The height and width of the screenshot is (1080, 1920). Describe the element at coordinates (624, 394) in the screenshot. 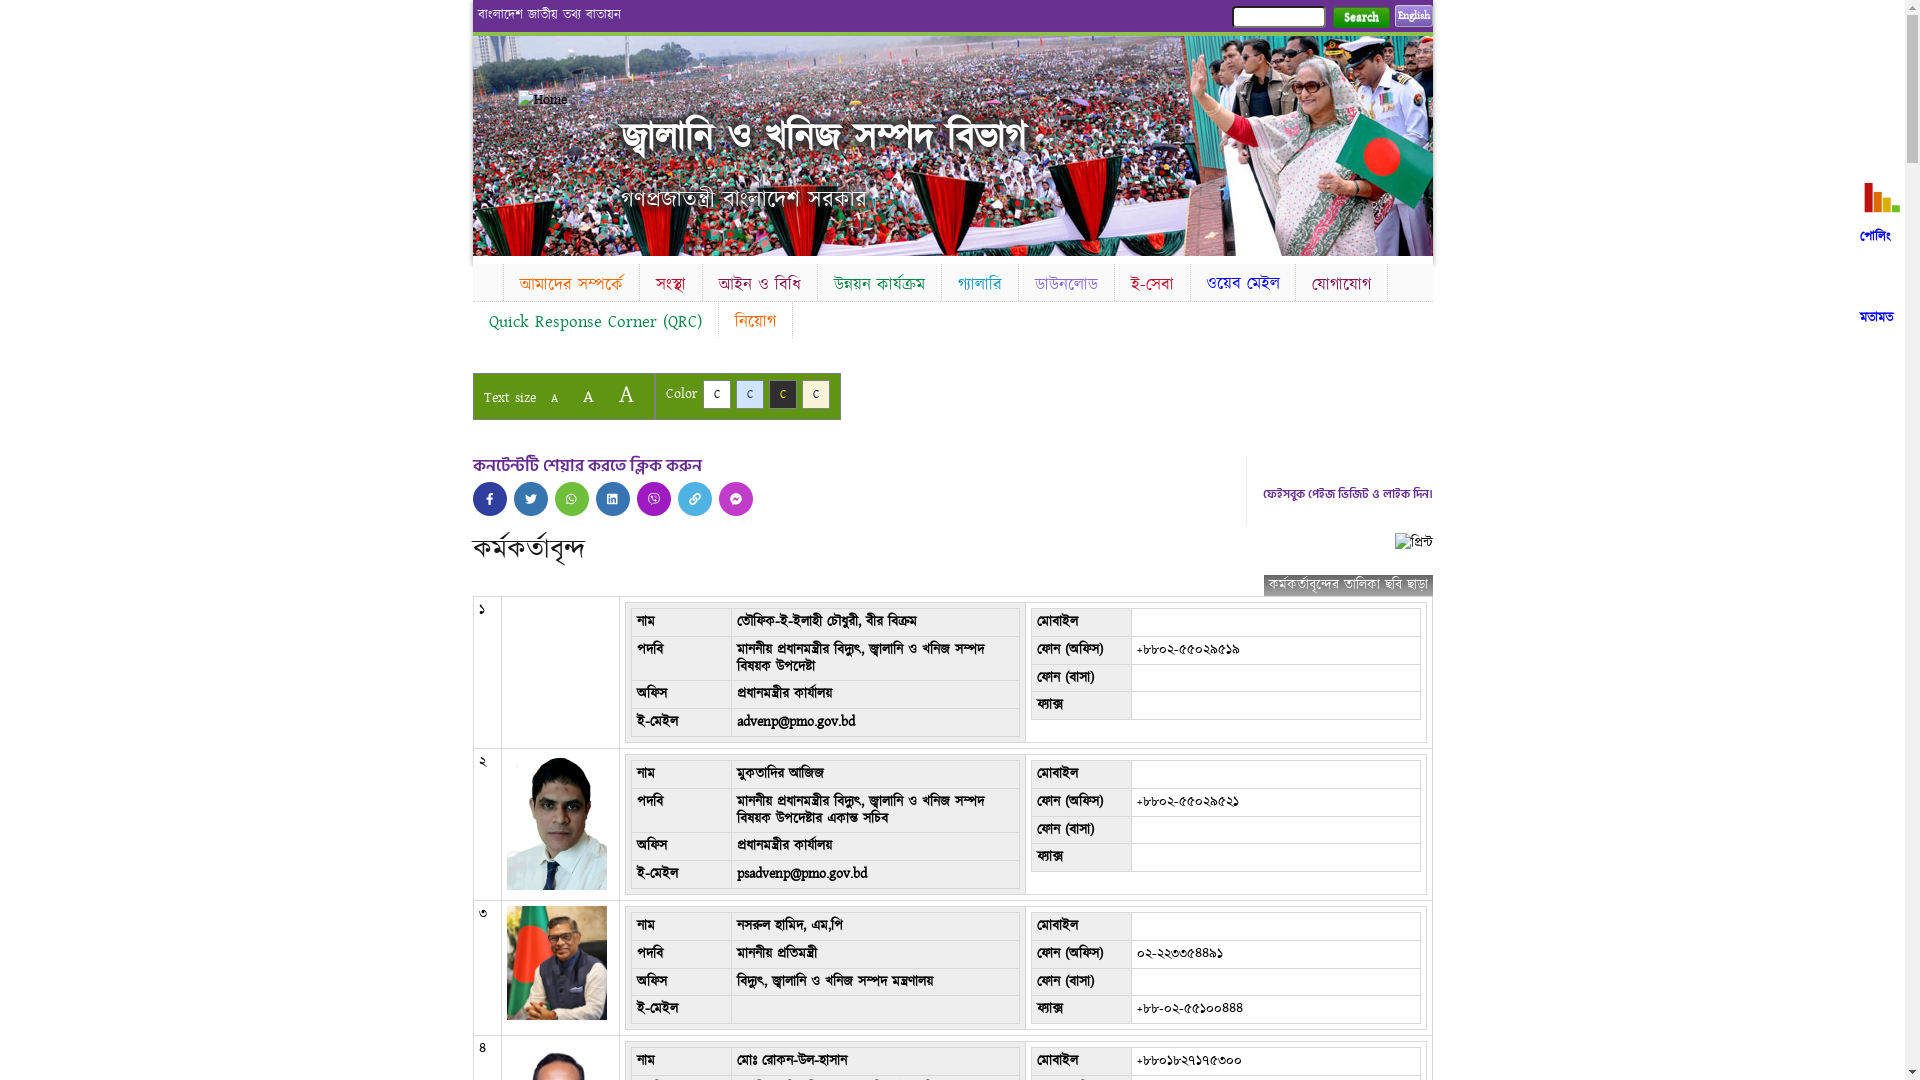

I see `'A'` at that location.